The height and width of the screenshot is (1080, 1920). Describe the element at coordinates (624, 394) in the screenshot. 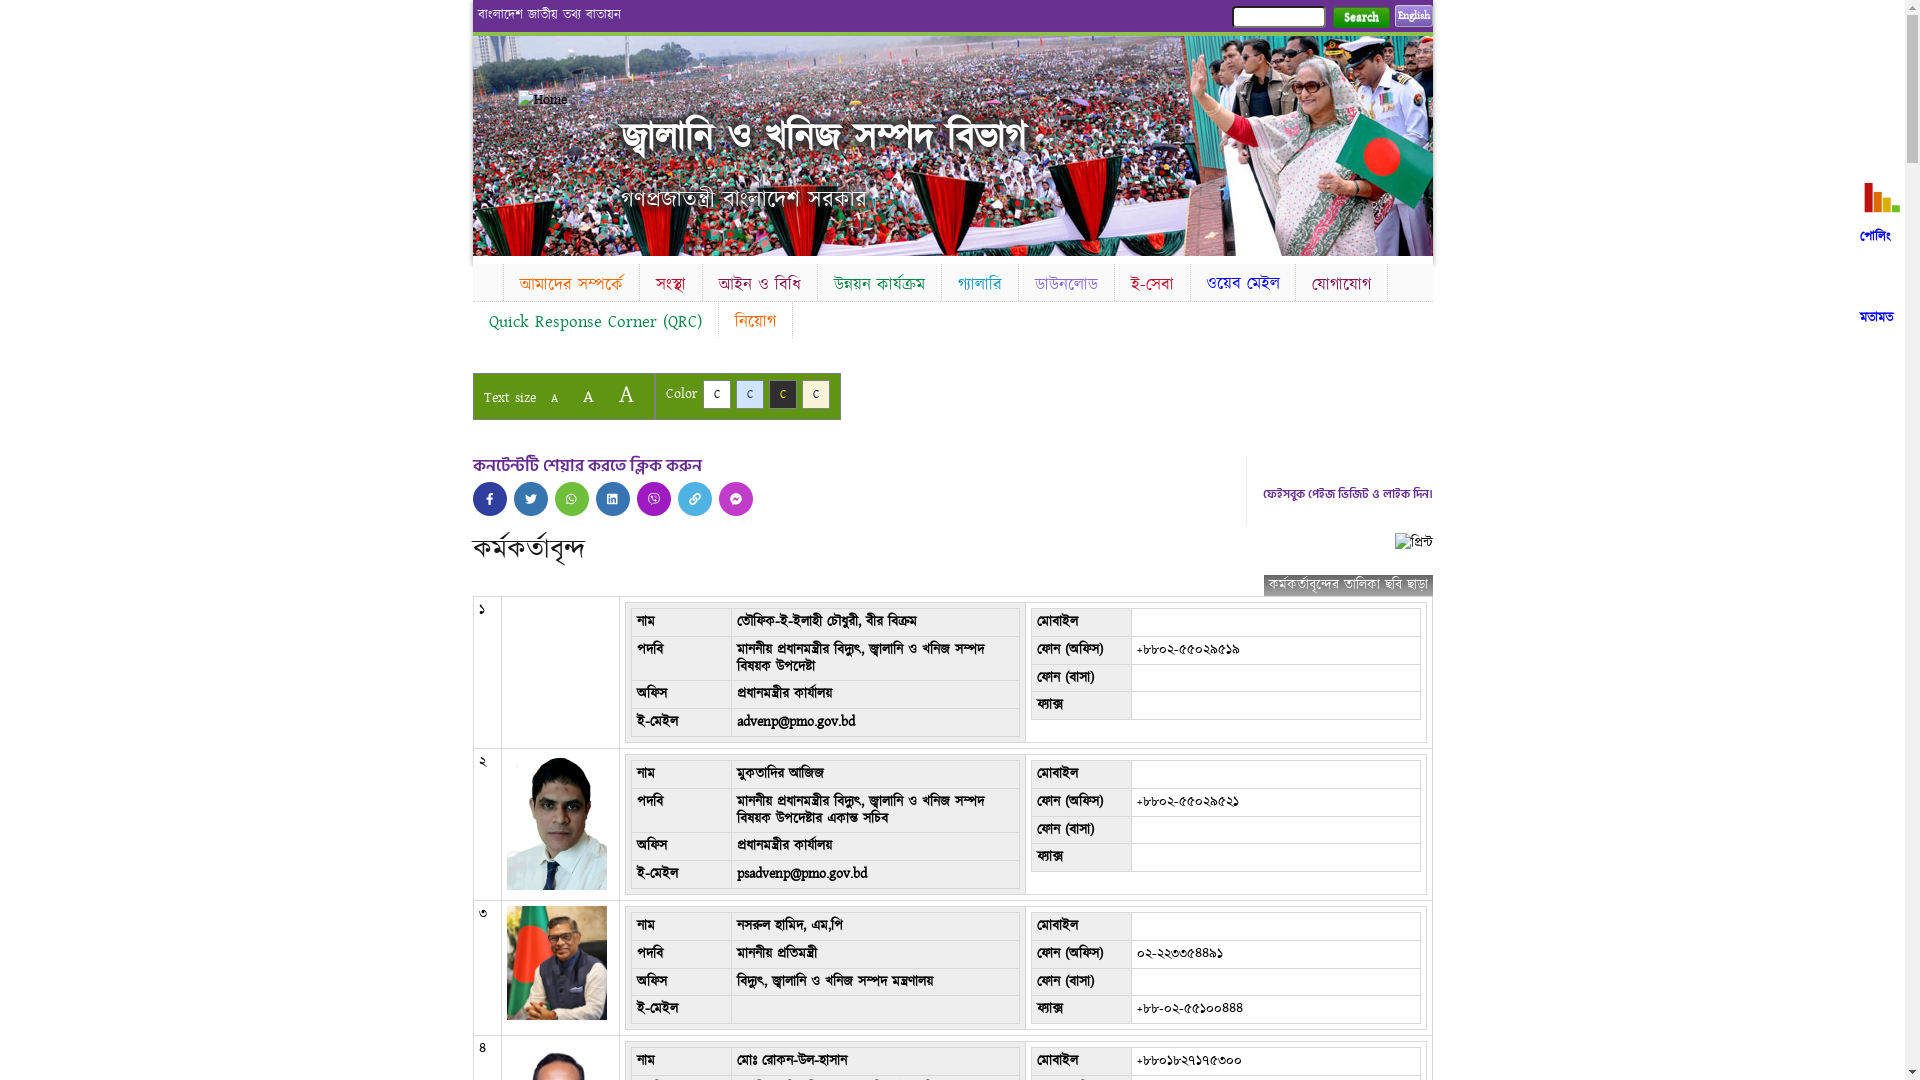

I see `'A'` at that location.